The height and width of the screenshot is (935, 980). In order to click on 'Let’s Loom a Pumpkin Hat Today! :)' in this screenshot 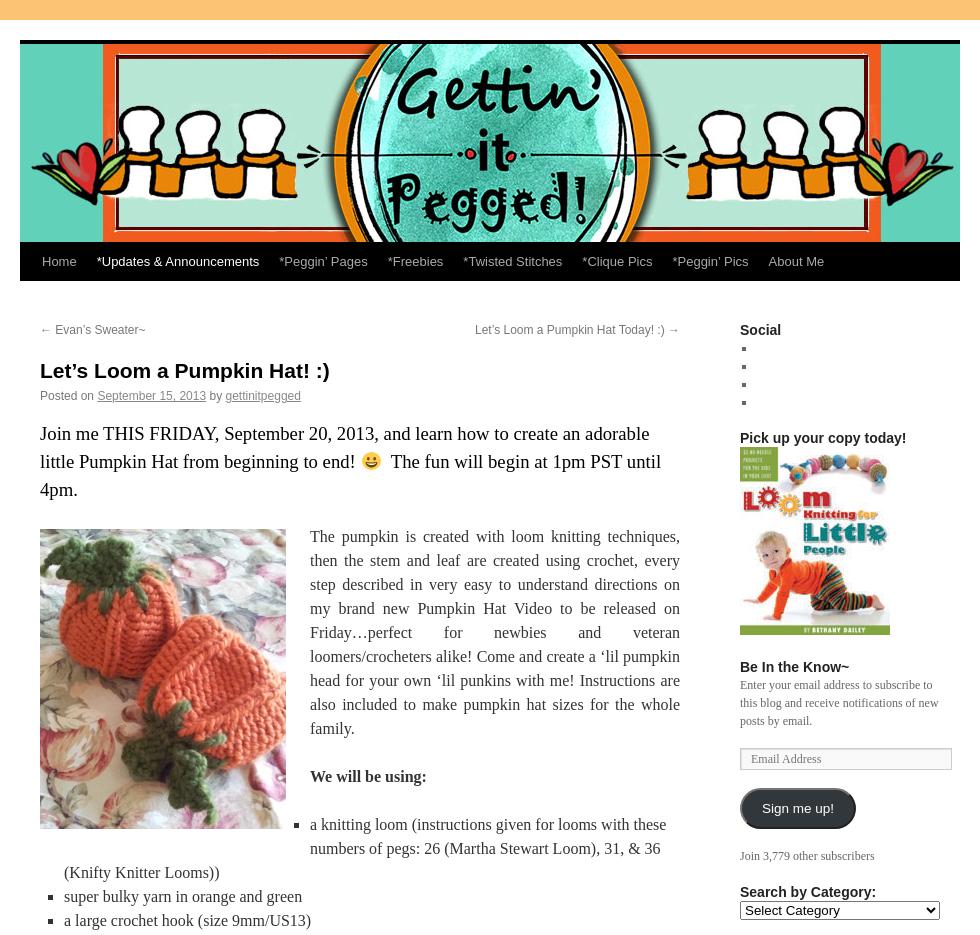, I will do `click(571, 329)`.